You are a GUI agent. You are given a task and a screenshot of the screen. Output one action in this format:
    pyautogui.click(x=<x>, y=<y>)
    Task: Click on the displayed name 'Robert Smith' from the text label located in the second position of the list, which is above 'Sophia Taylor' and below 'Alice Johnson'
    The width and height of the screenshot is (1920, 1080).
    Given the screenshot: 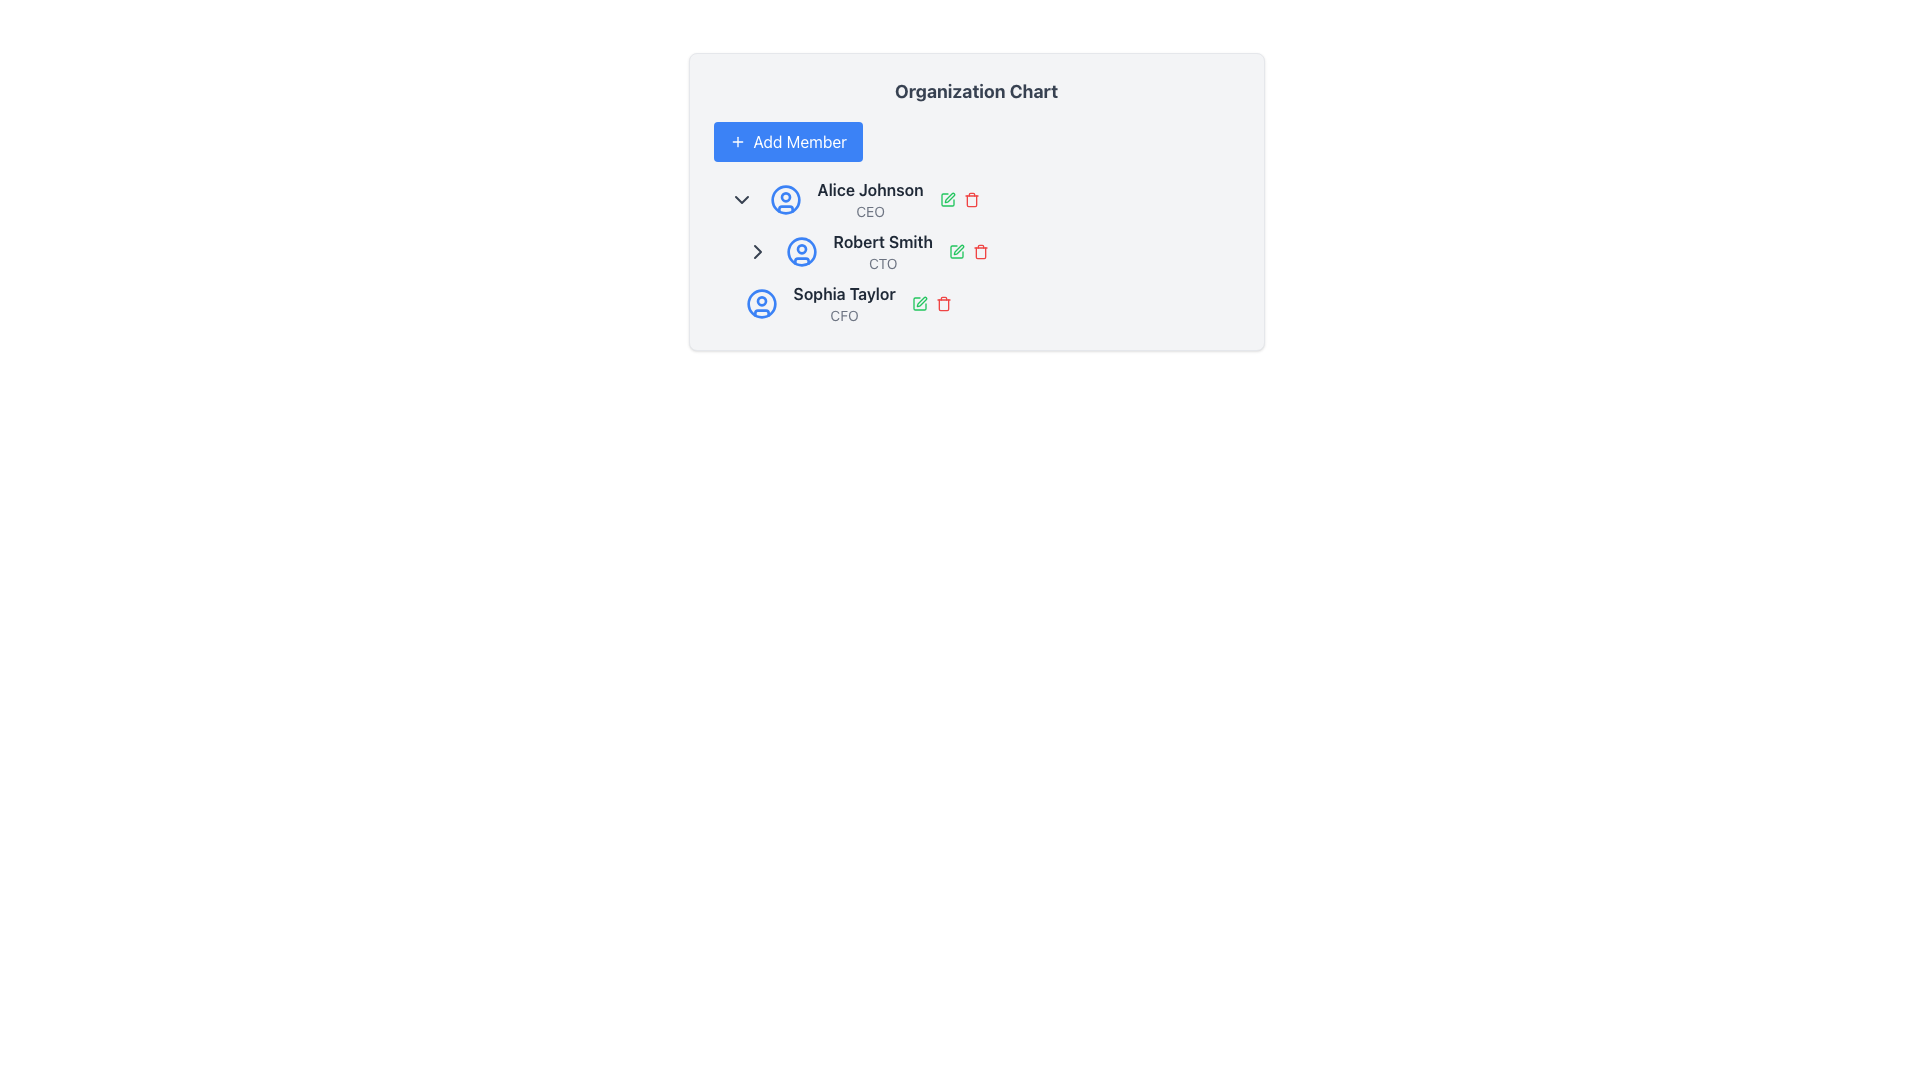 What is the action you would take?
    pyautogui.click(x=882, y=250)
    